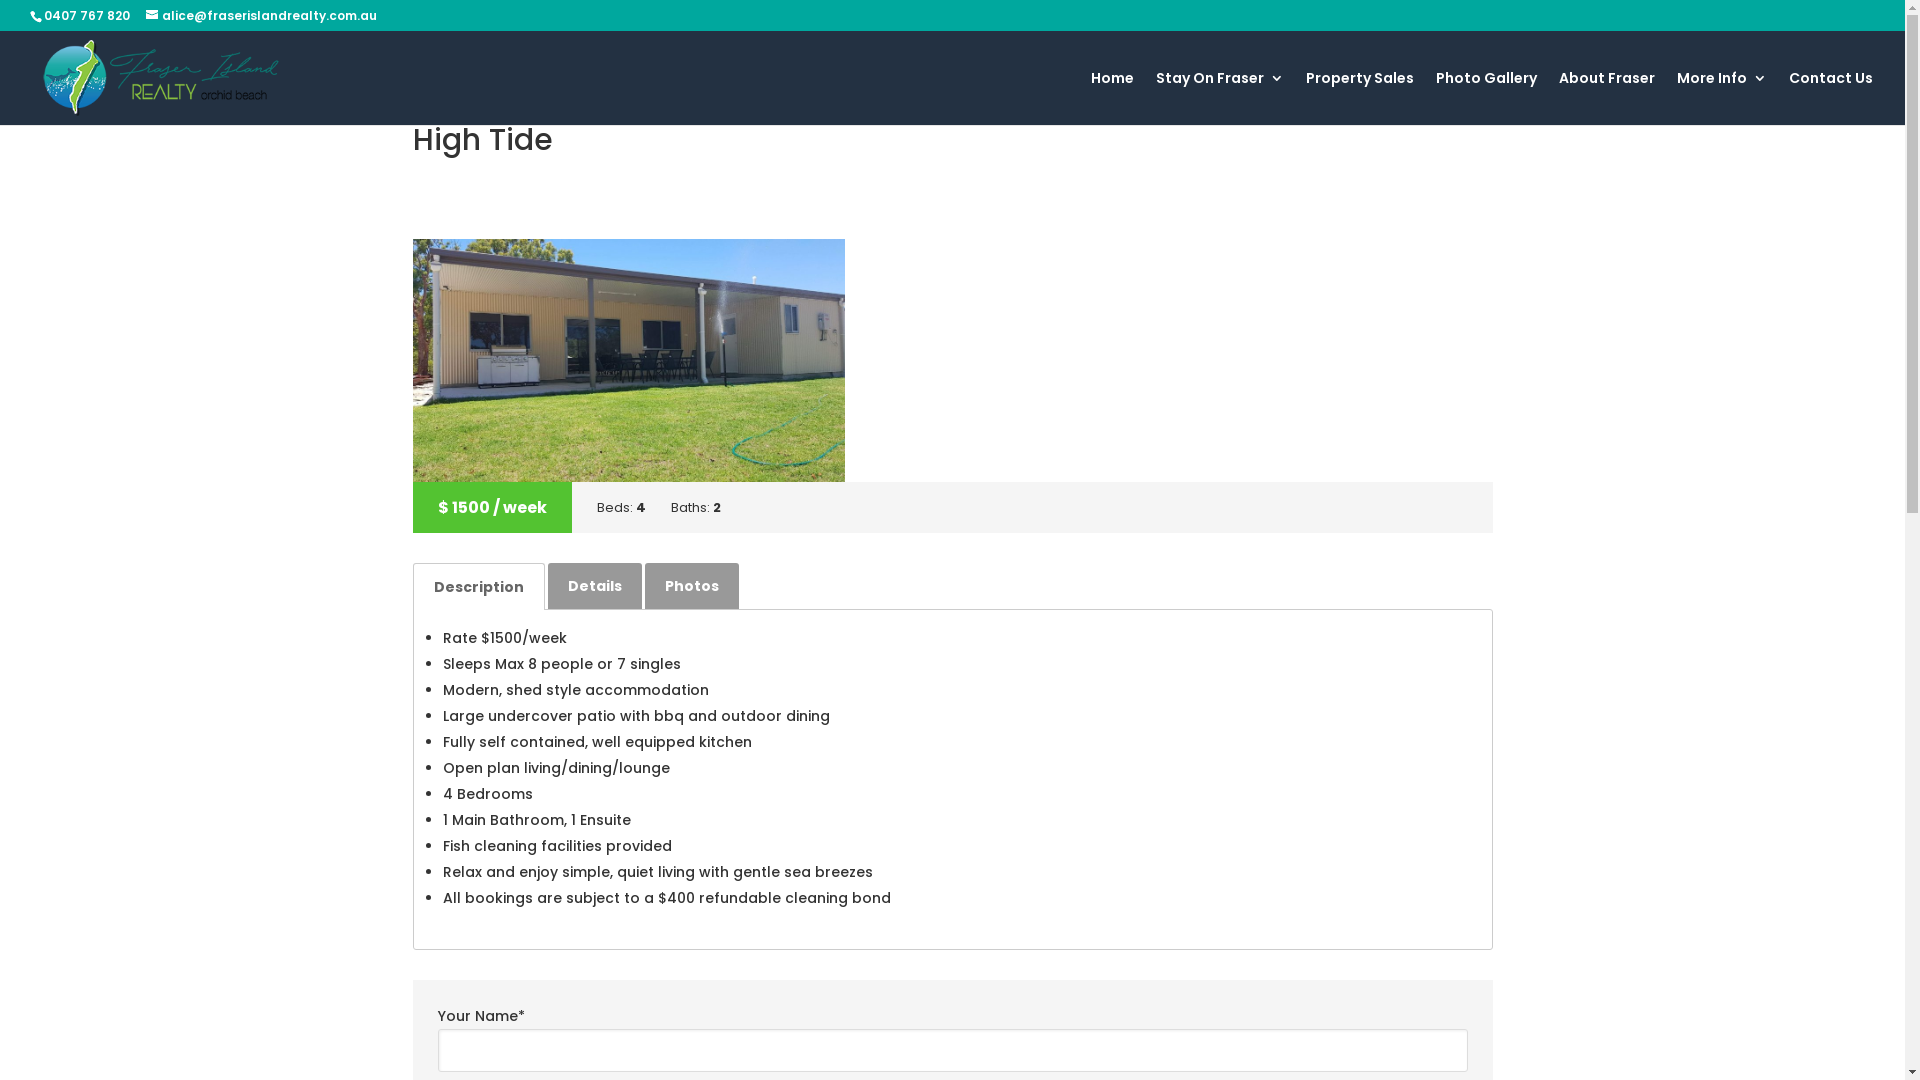 Image resolution: width=1920 pixels, height=1080 pixels. I want to click on 'Photo Gallery', so click(1434, 97).